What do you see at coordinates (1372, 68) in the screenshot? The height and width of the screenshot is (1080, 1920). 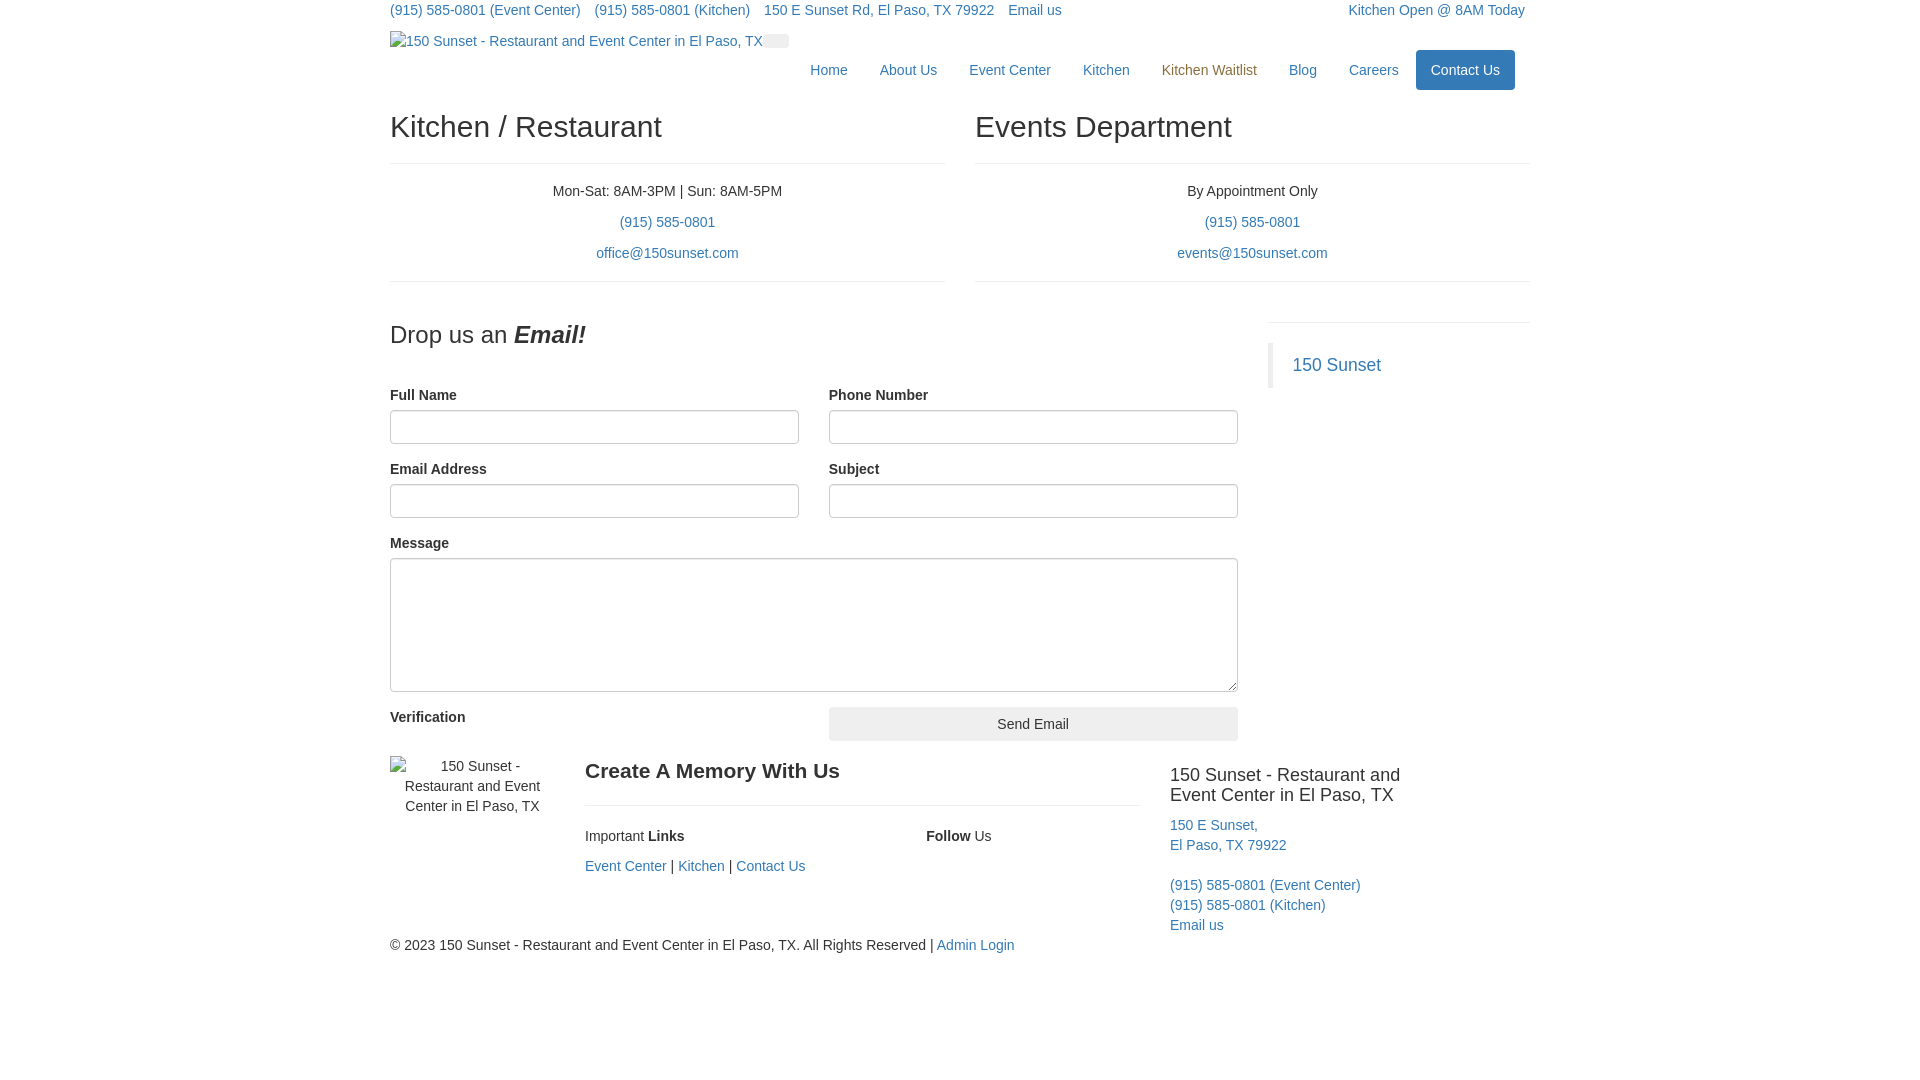 I see `'Careers'` at bounding box center [1372, 68].